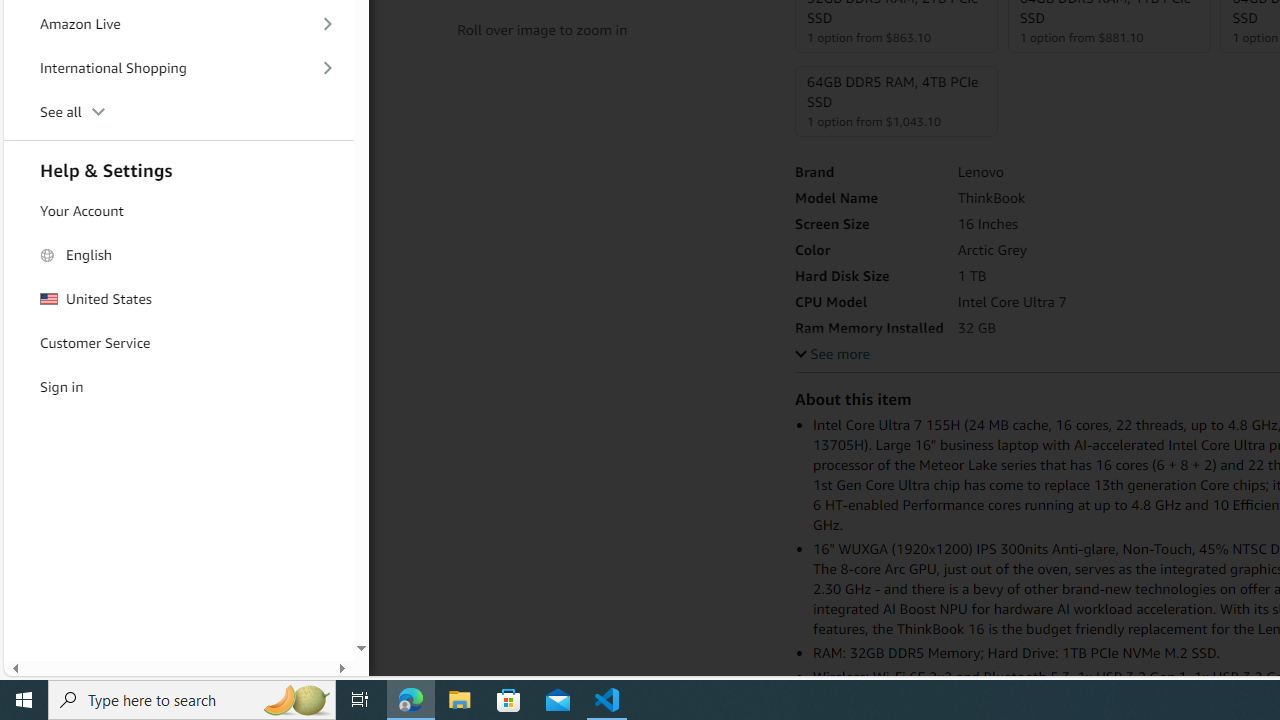 Image resolution: width=1280 pixels, height=720 pixels. I want to click on 'Sign in', so click(179, 387).